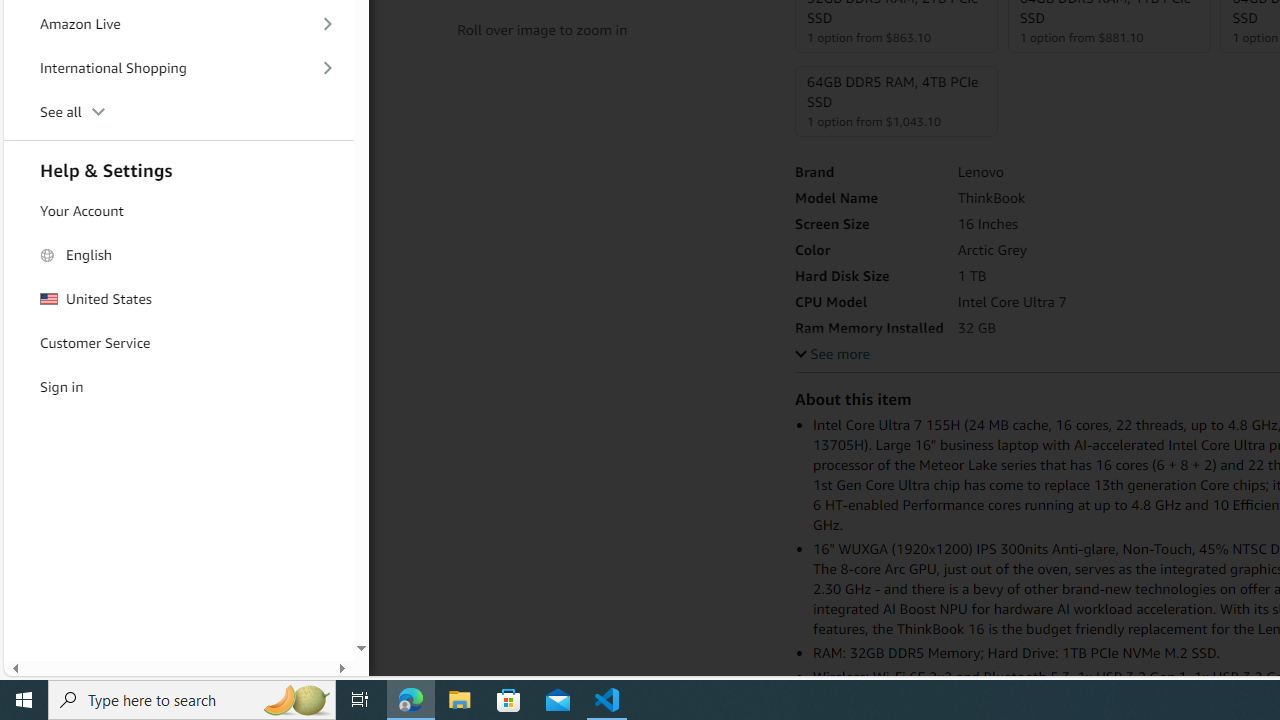 Image resolution: width=1280 pixels, height=720 pixels. I want to click on 'Sign in', so click(179, 387).